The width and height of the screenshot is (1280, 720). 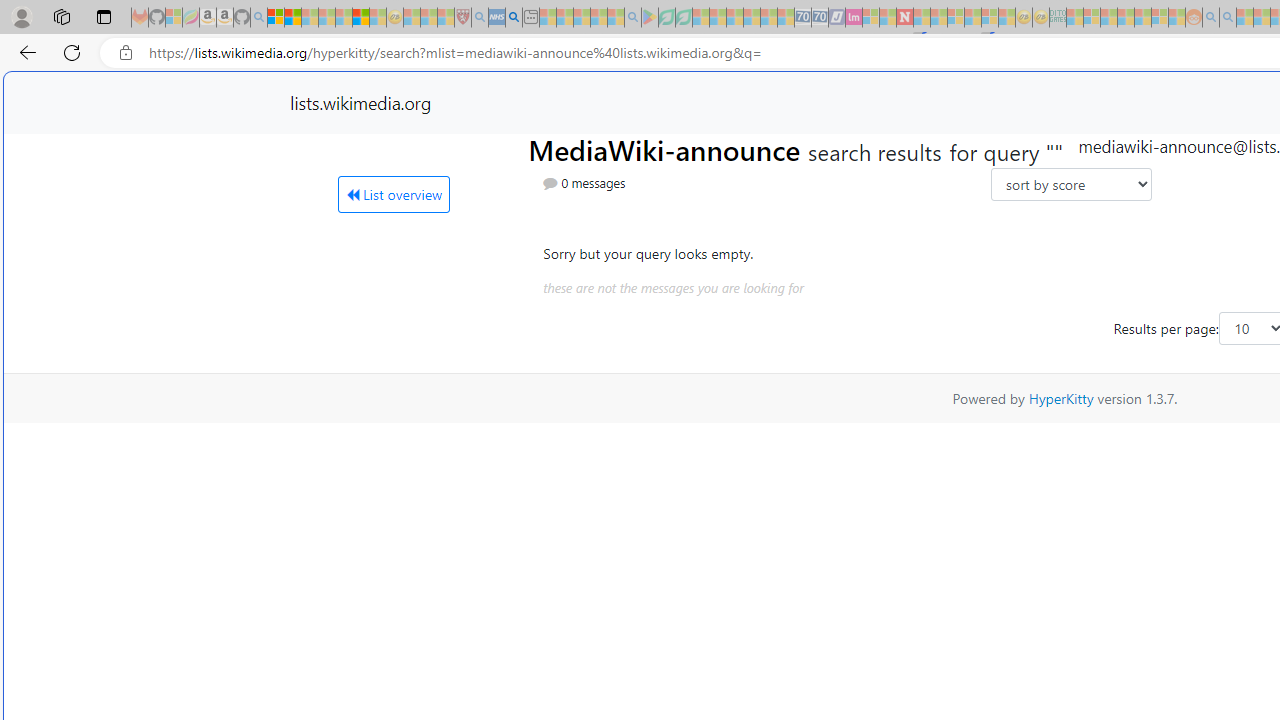 I want to click on 'Expert Portfolios - Sleeping', so click(x=1125, y=17).